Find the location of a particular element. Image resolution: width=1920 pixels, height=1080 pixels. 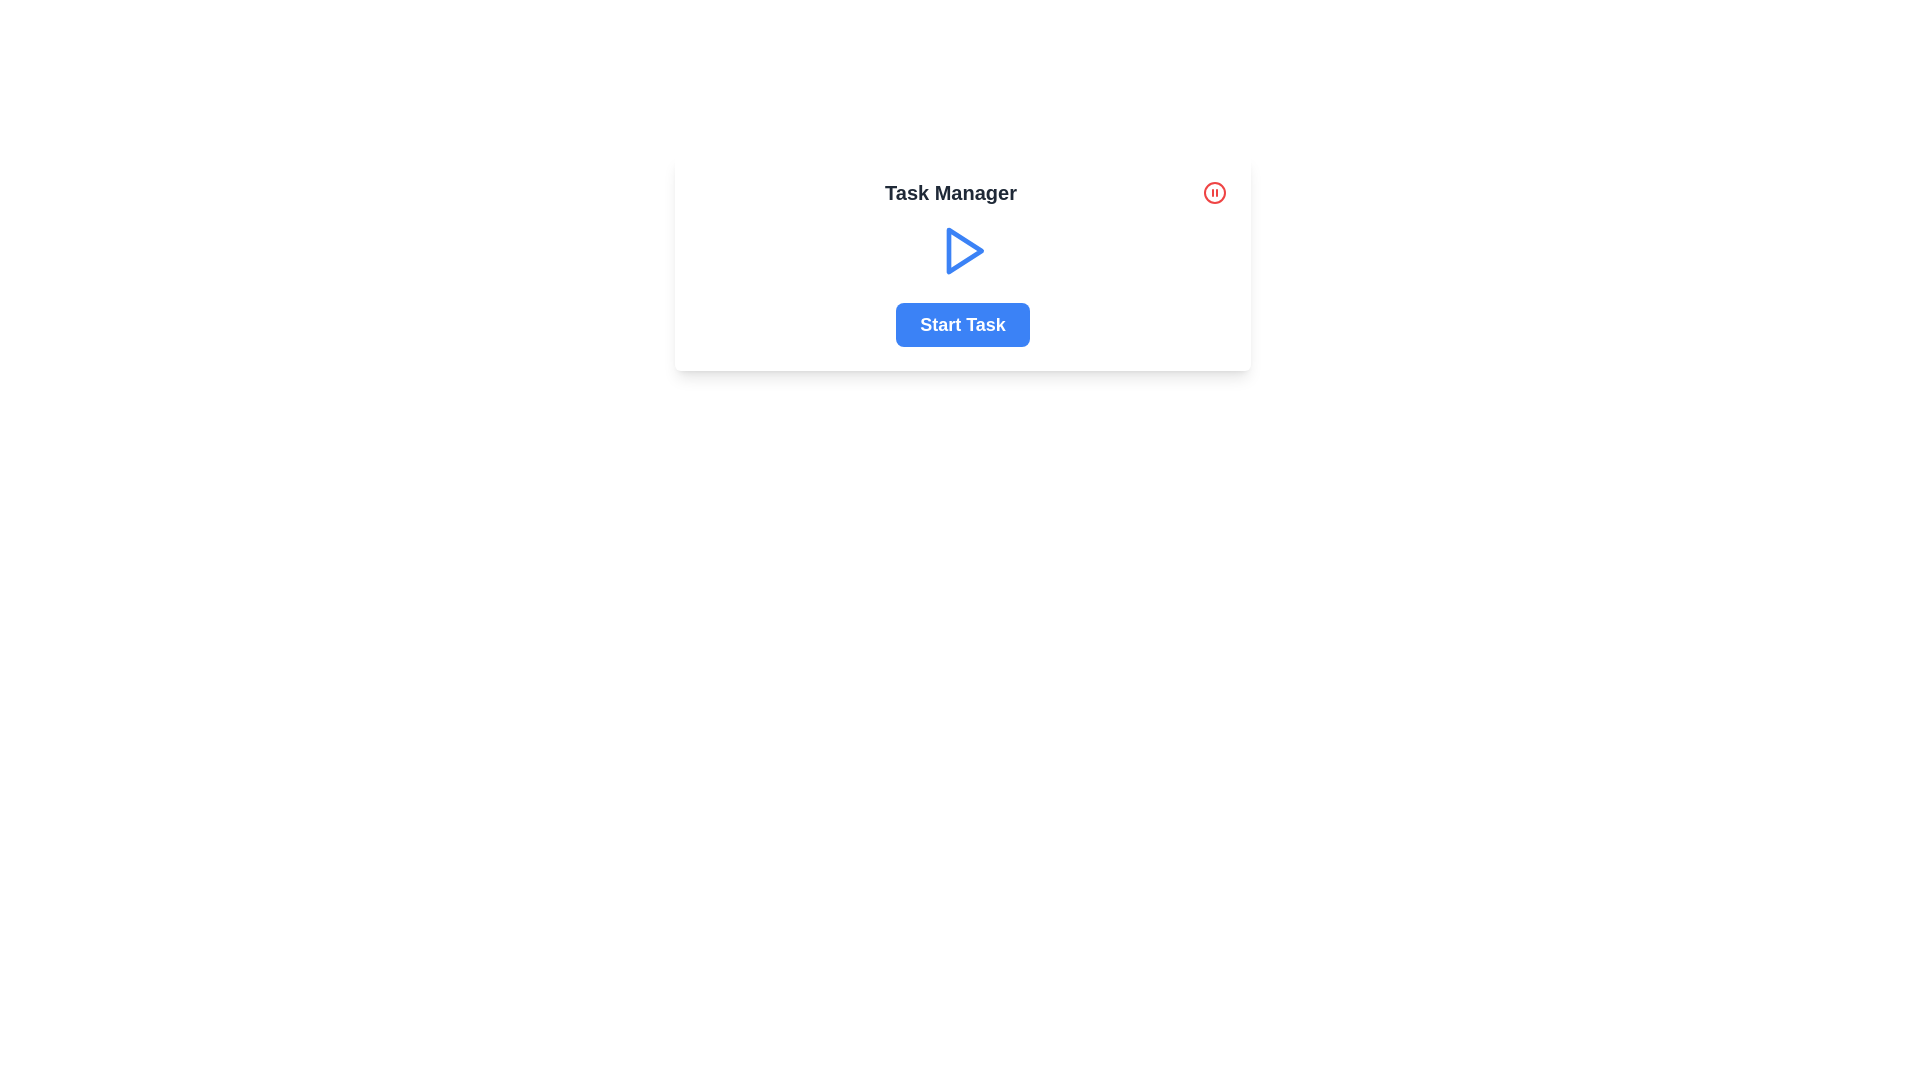

the 'play' icon located under the 'Task Manager' title and above the 'Start Task' button is located at coordinates (965, 249).